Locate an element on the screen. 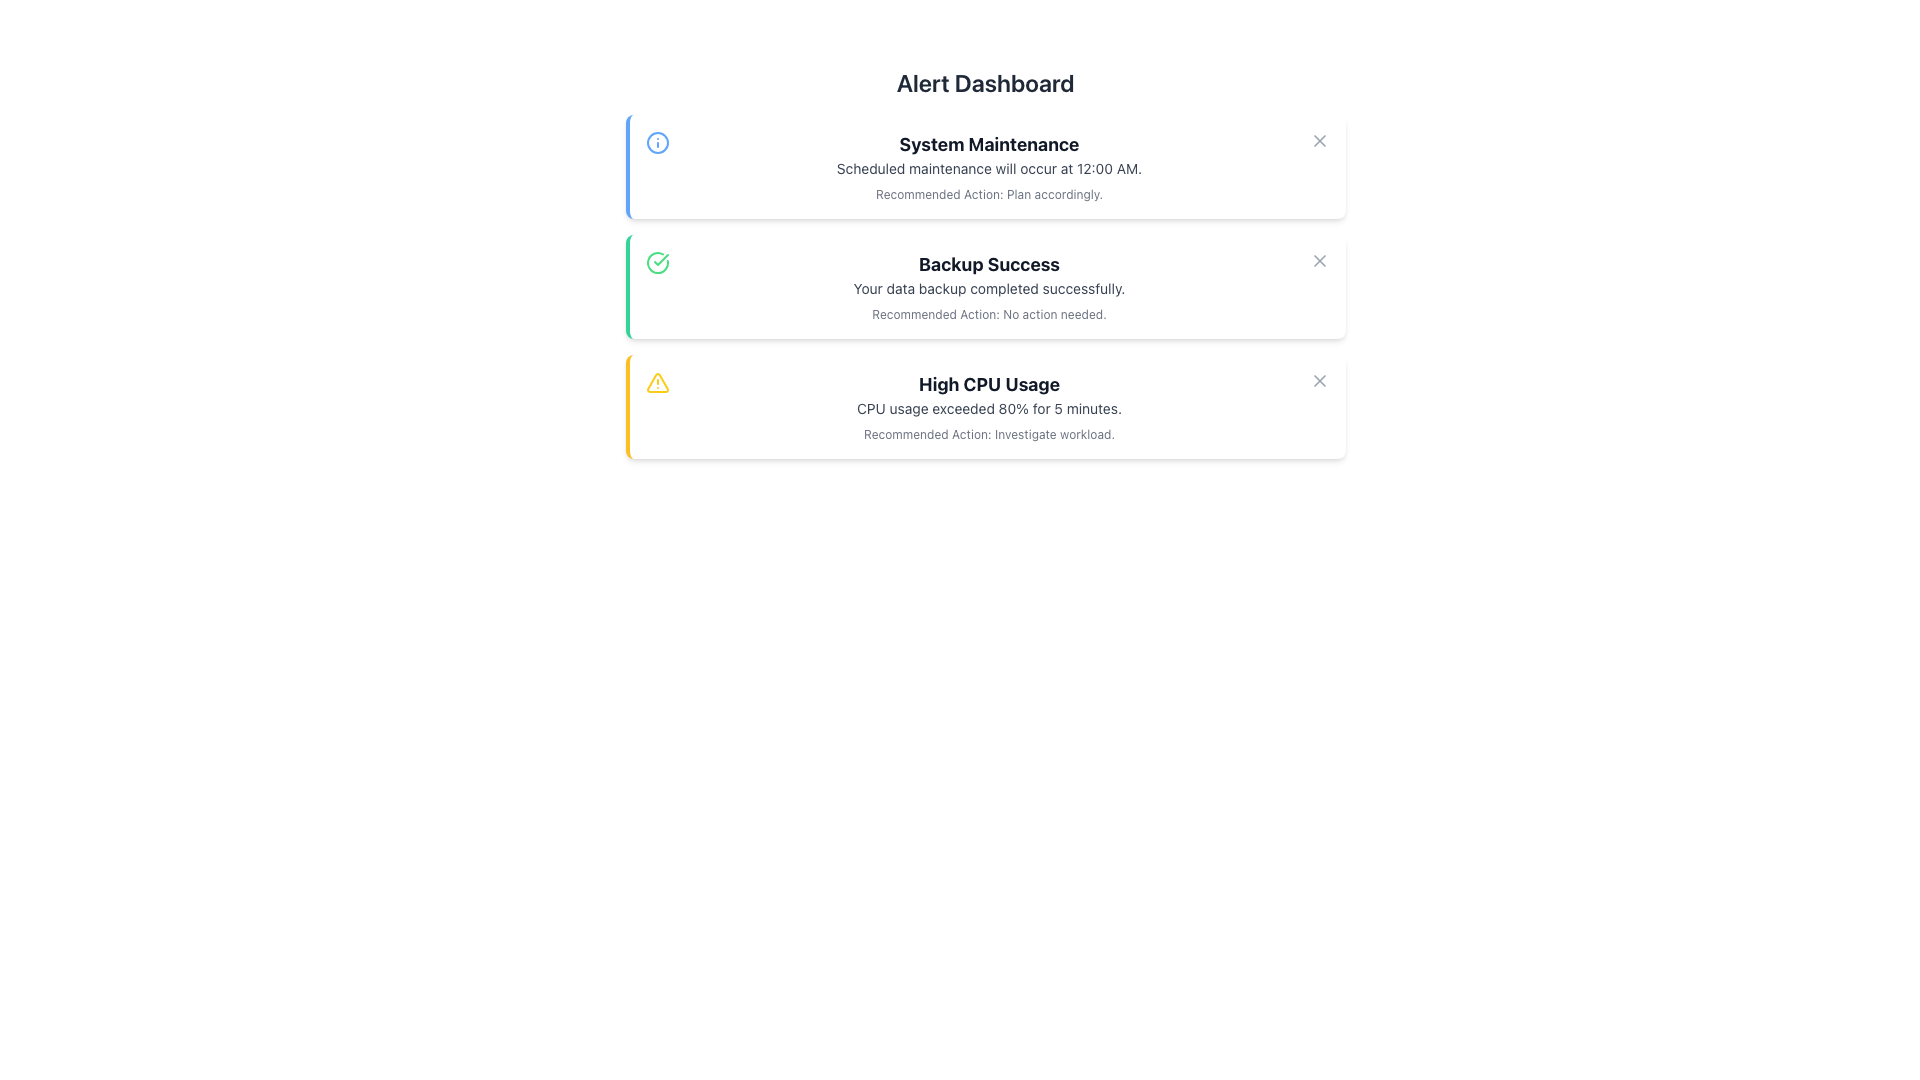 The width and height of the screenshot is (1920, 1080). success message on the Notification card located in the Alert Dashboard, which informs users of the successful completion of a backup process is located at coordinates (985, 286).